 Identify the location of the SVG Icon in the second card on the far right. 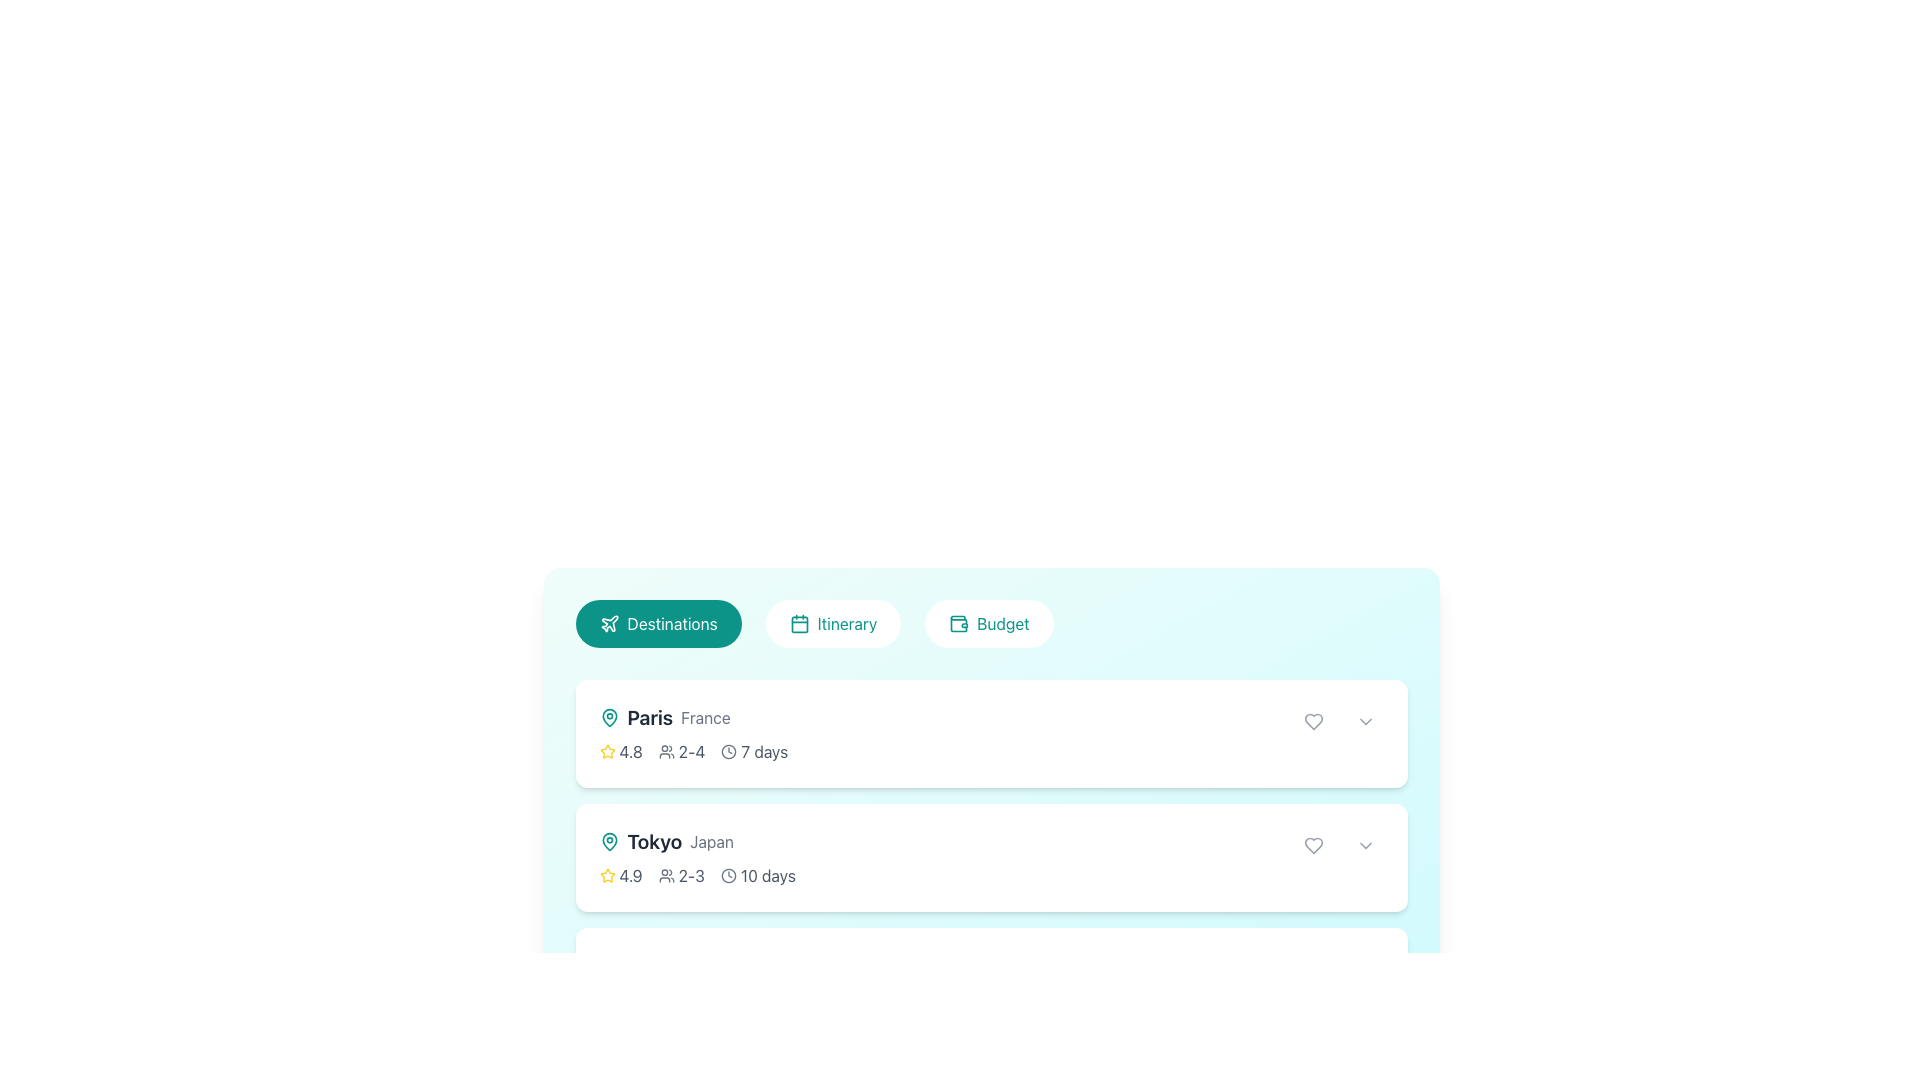
(1364, 845).